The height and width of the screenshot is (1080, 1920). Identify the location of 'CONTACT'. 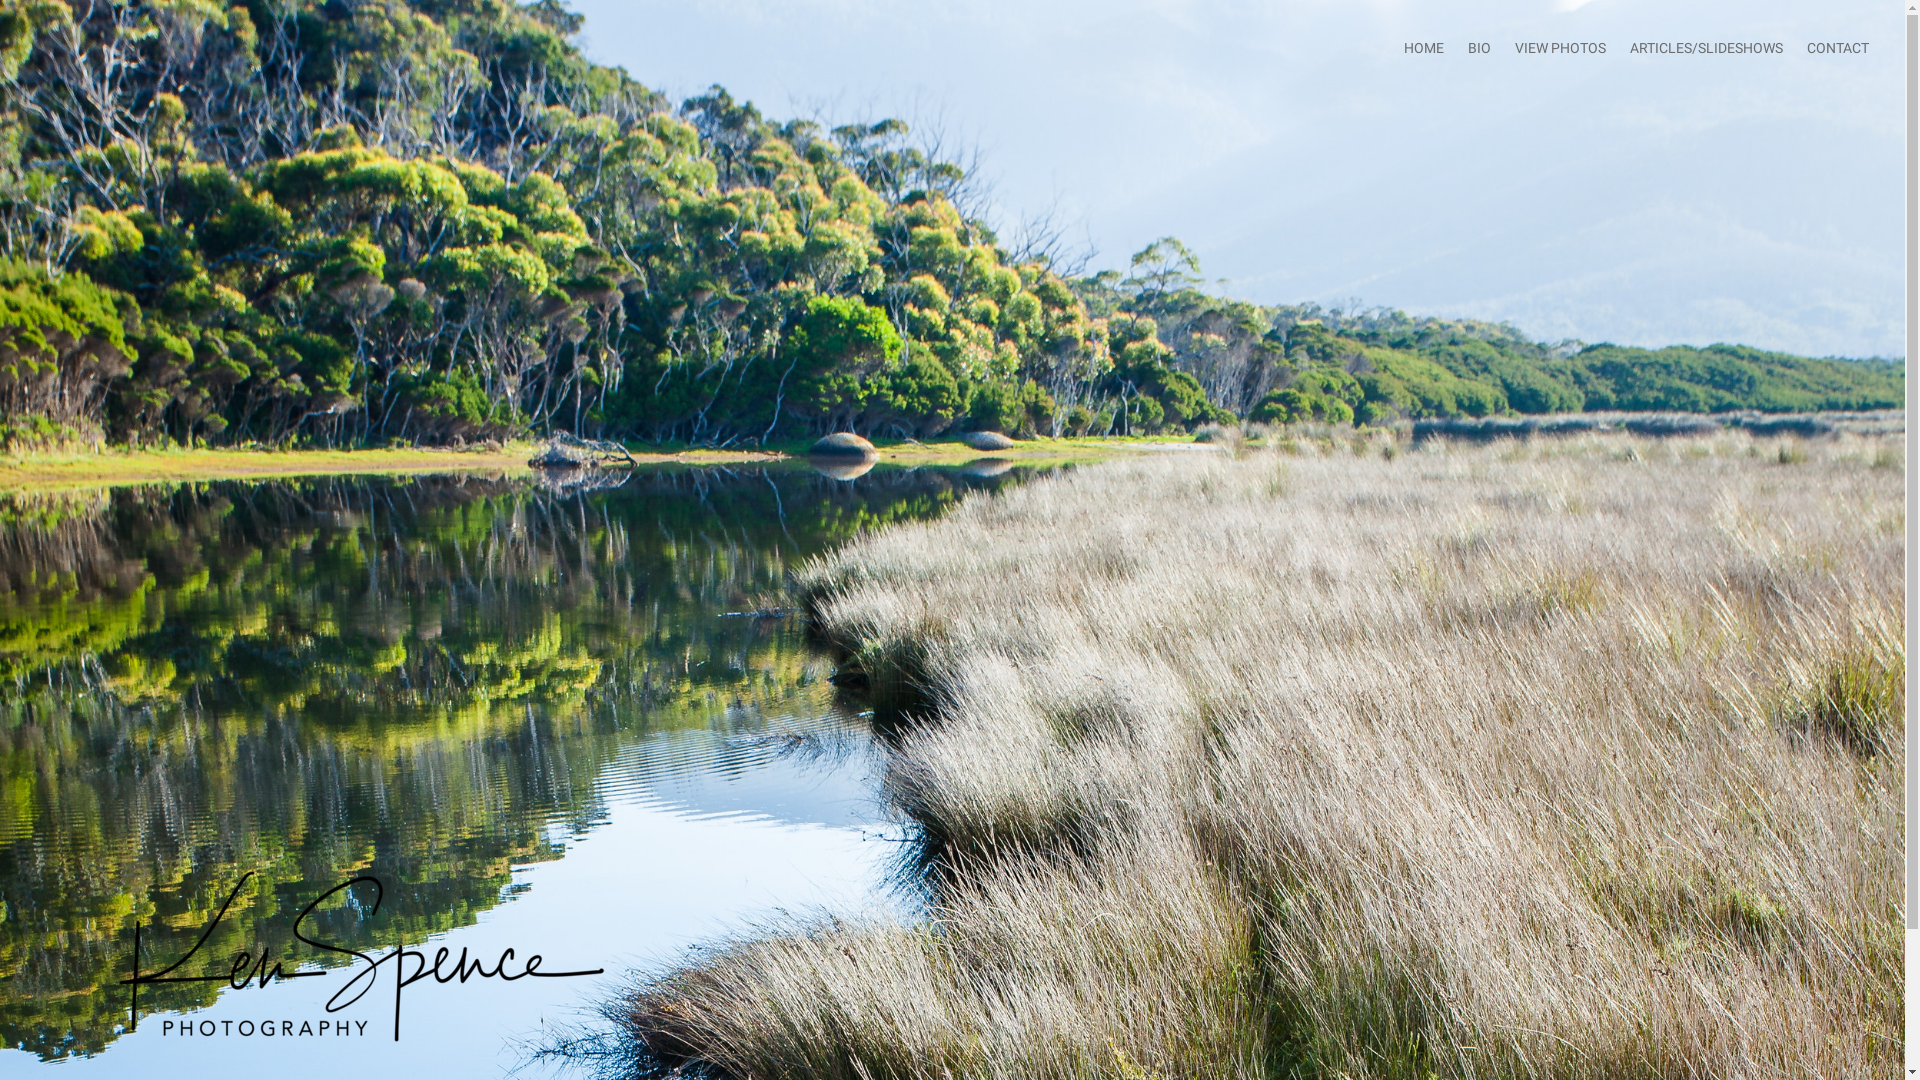
(1838, 46).